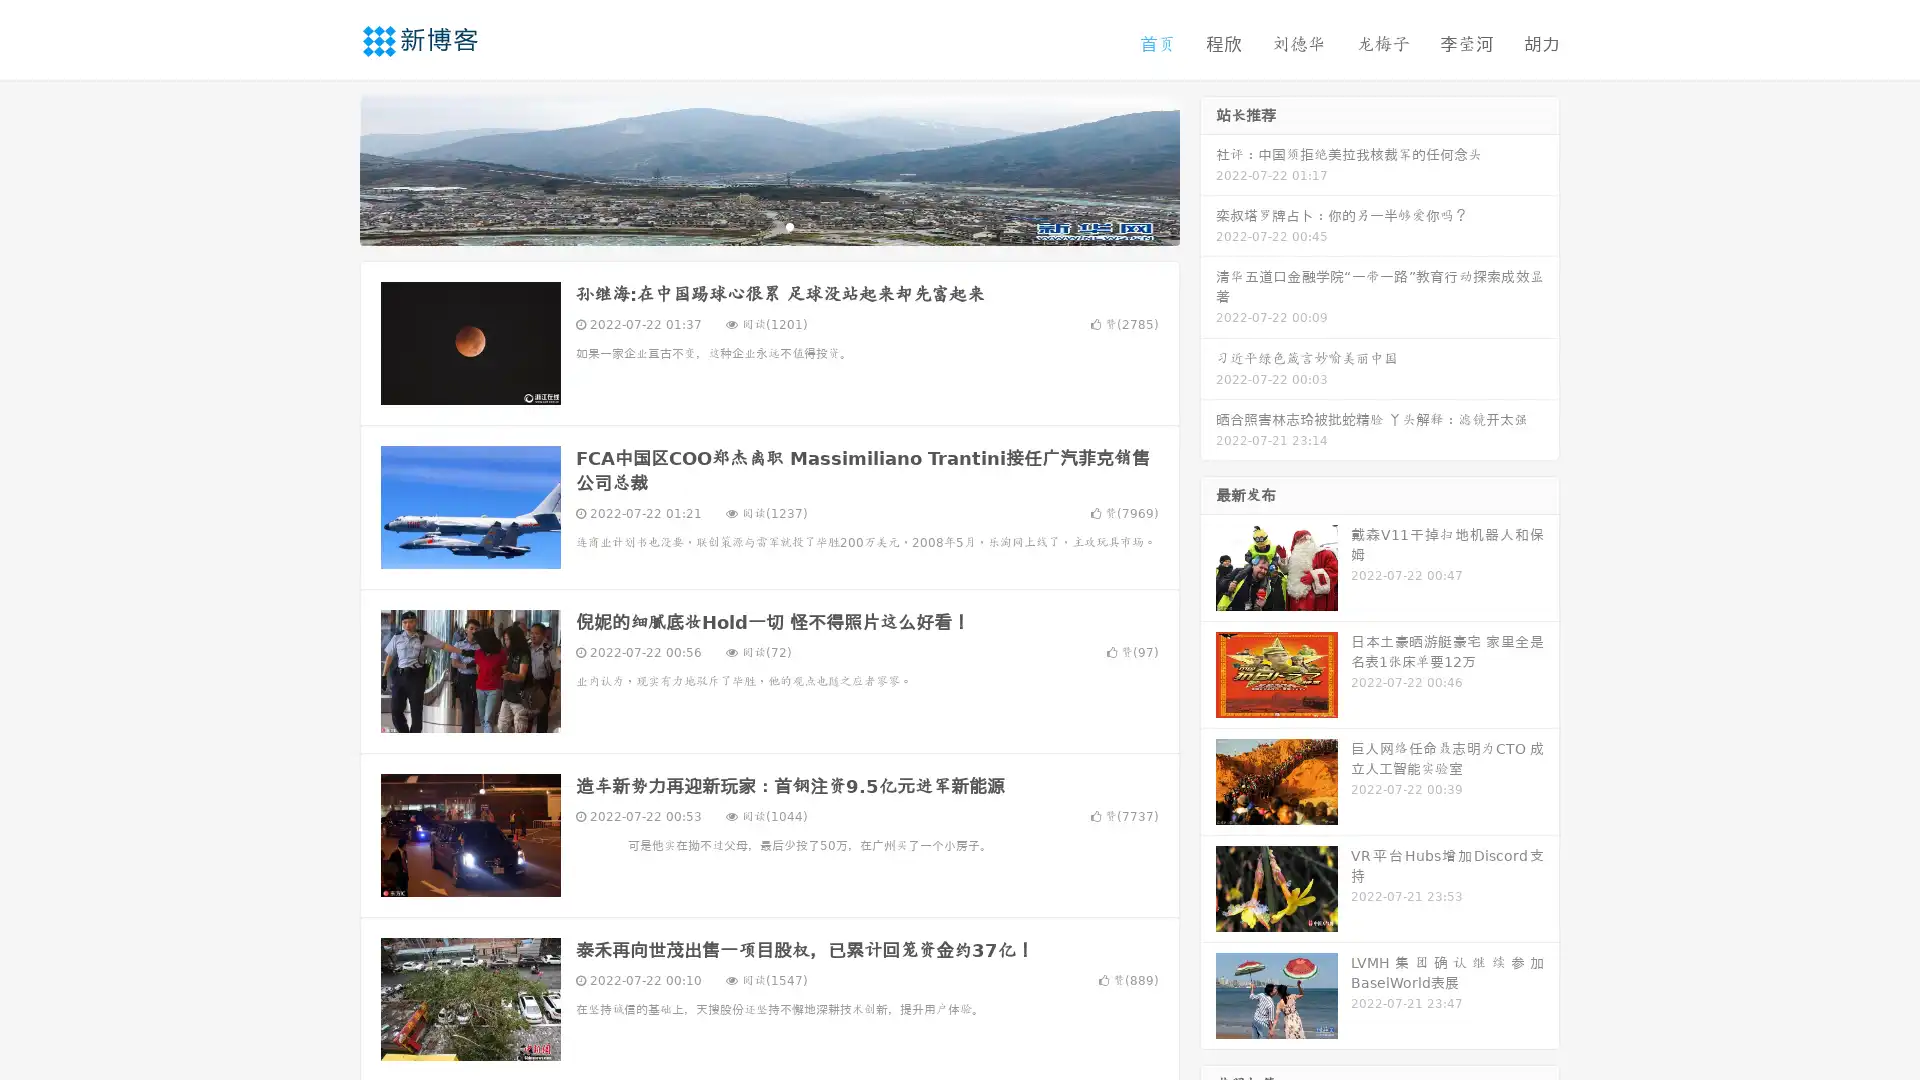  Describe the element at coordinates (768, 225) in the screenshot. I see `Go to slide 2` at that location.